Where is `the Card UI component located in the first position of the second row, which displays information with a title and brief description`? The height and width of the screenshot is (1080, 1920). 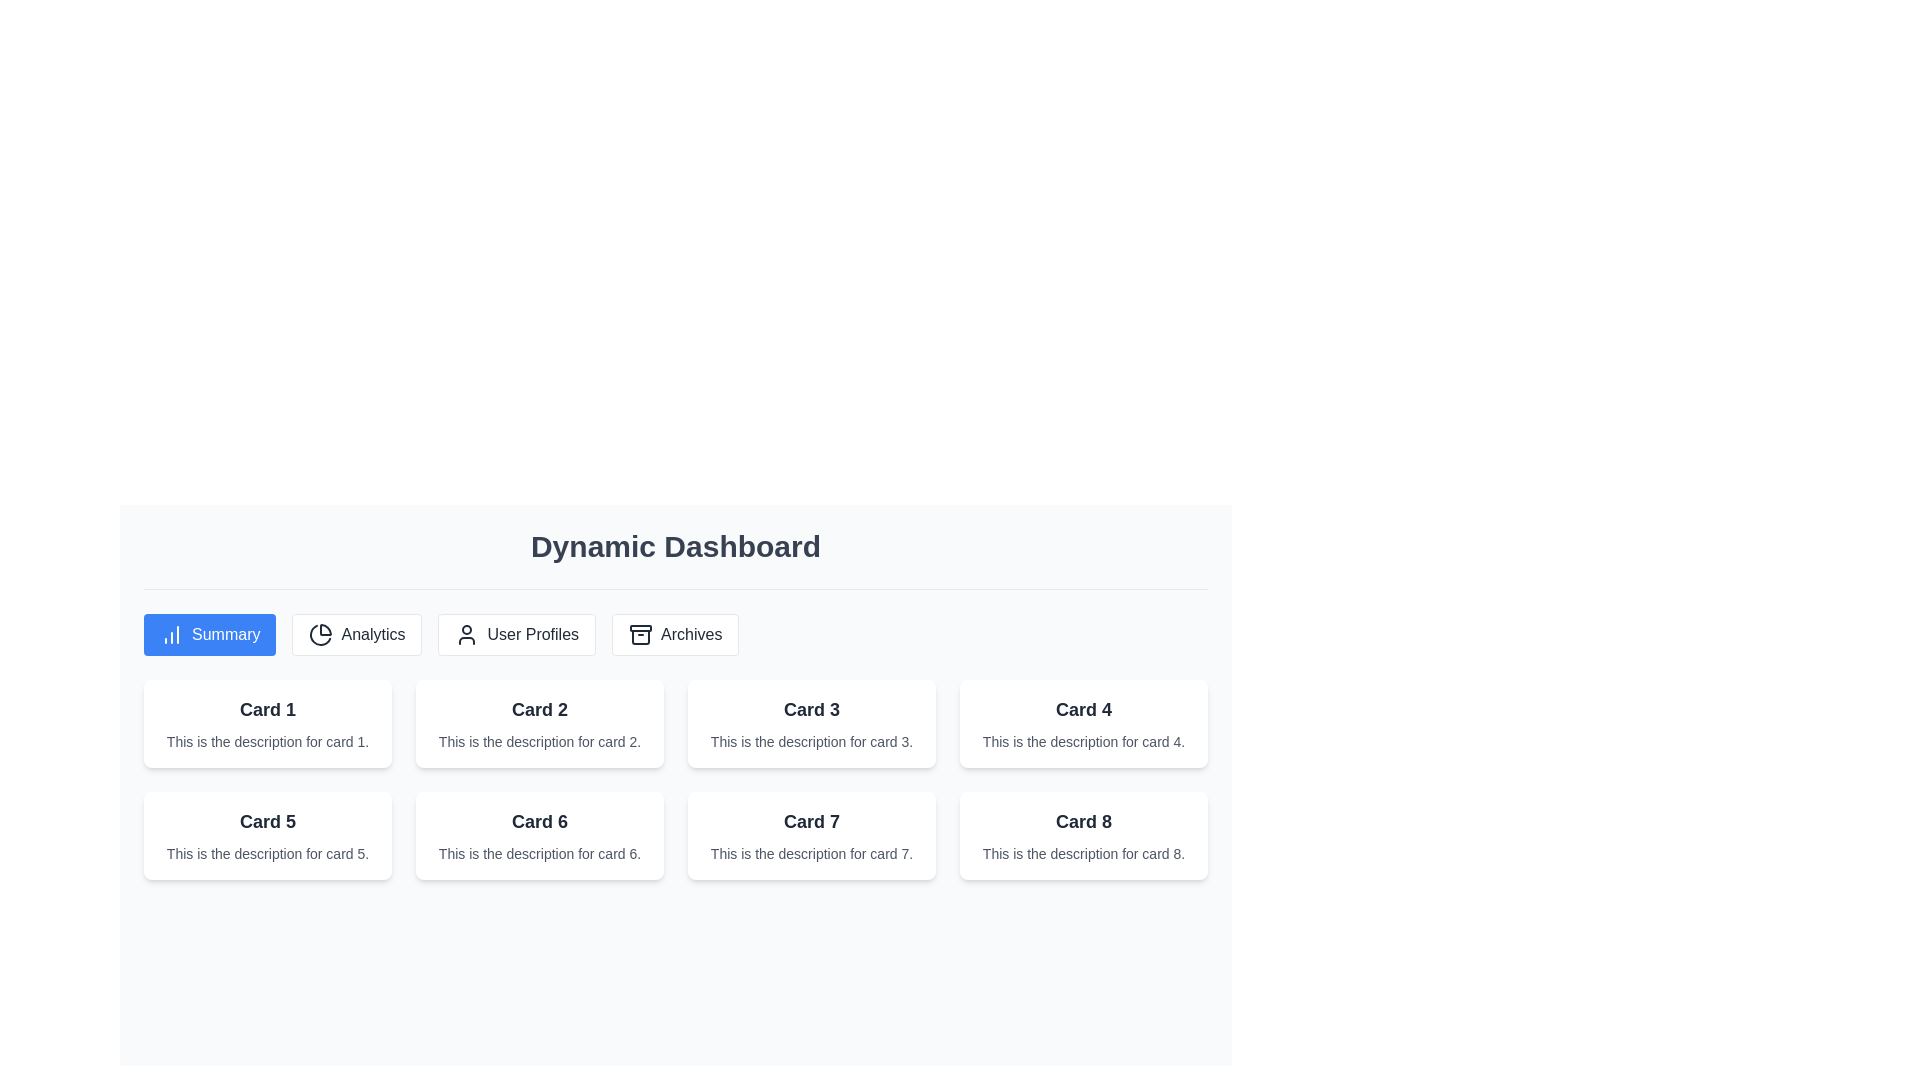
the Card UI component located in the first position of the second row, which displays information with a title and brief description is located at coordinates (267, 836).